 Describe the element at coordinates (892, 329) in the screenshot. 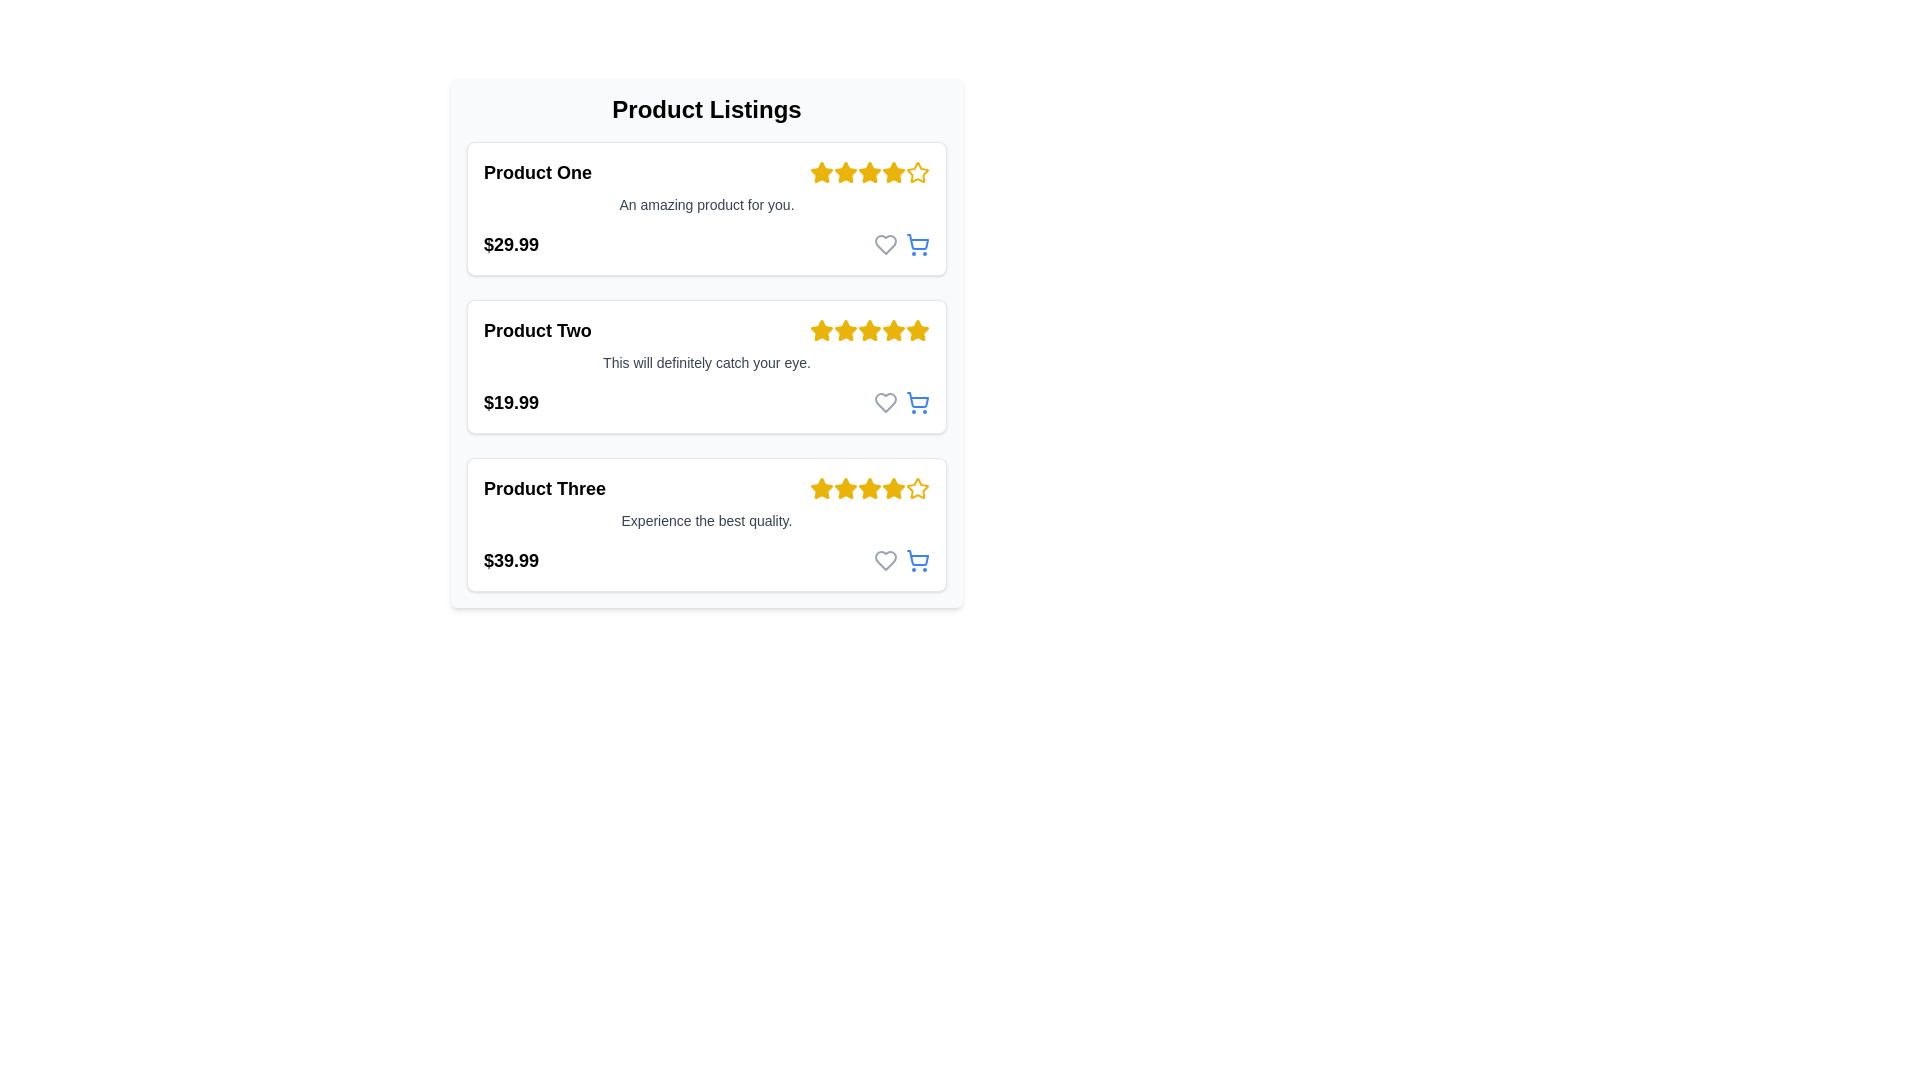

I see `the fourth golden yellow star icon in the rating system of the second product card` at that location.